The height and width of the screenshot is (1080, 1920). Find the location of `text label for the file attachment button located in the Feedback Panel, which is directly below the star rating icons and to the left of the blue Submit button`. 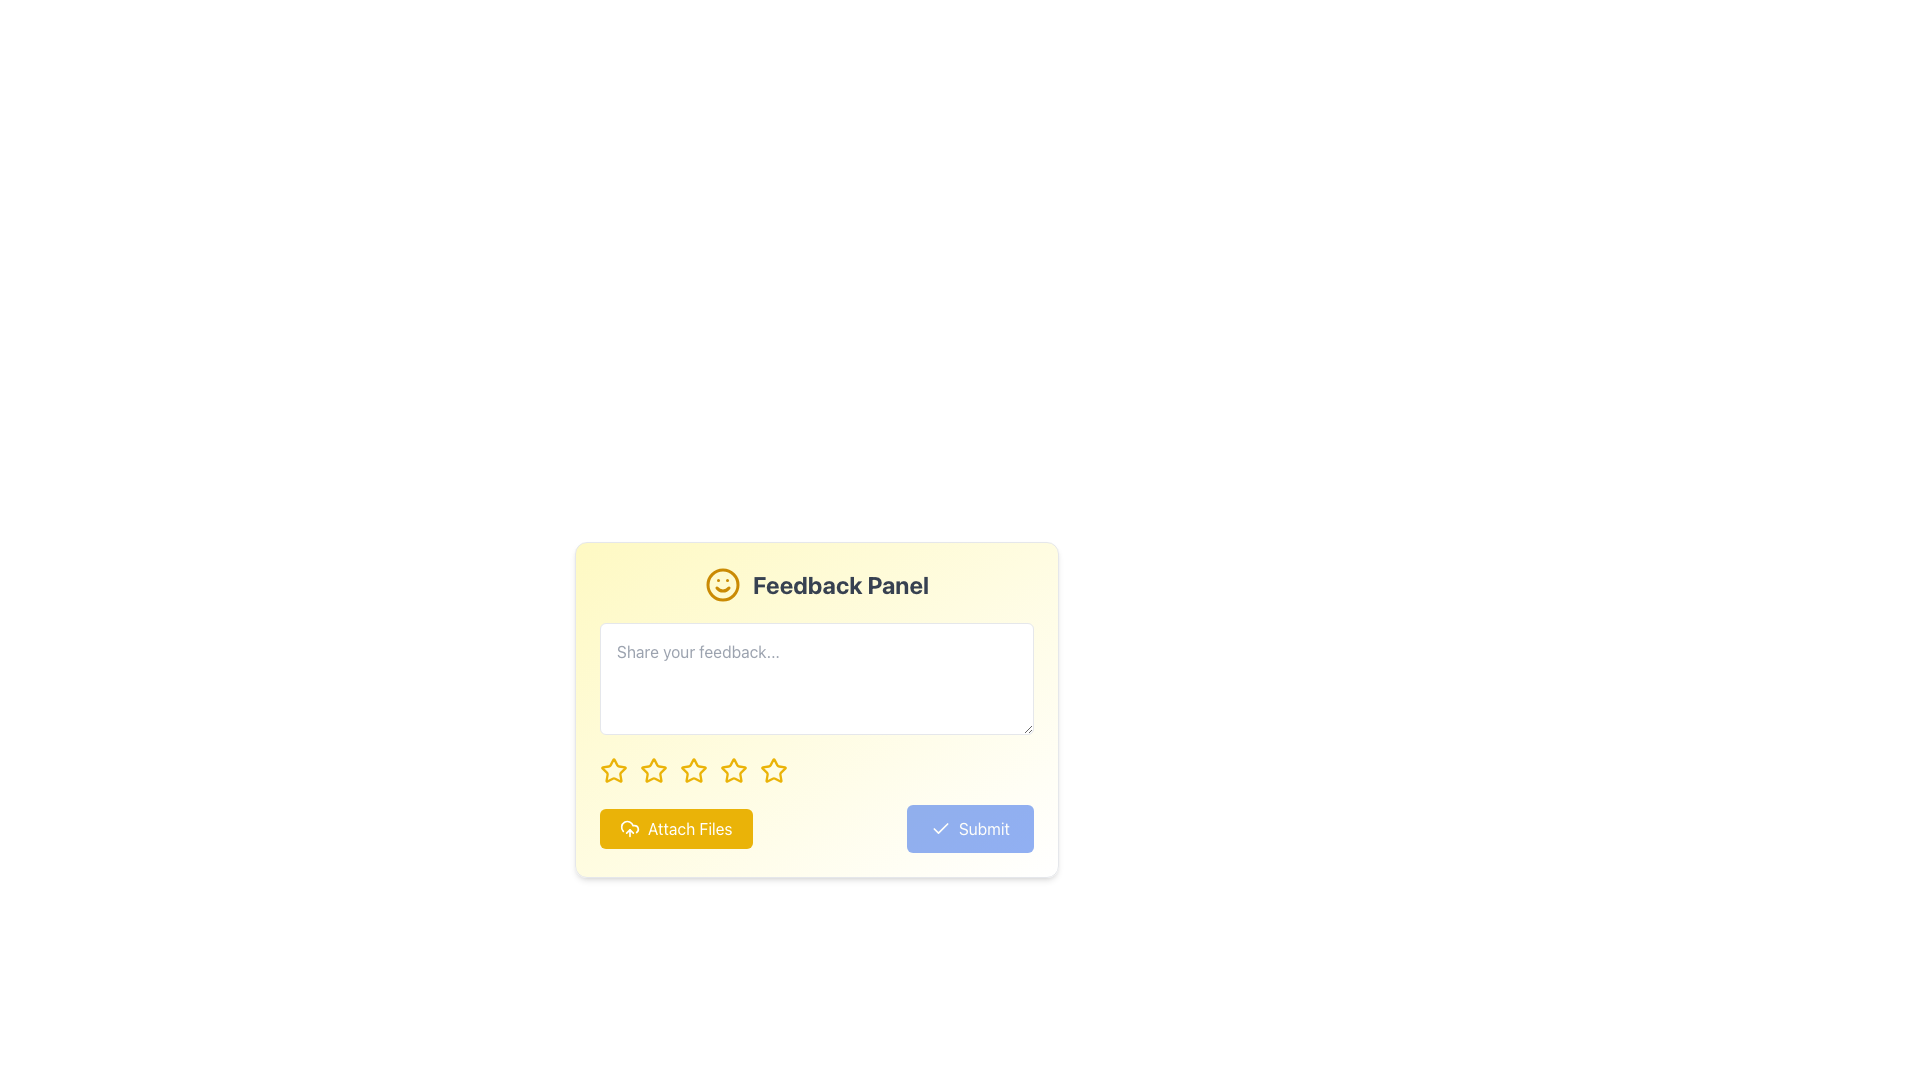

text label for the file attachment button located in the Feedback Panel, which is directly below the star rating icons and to the left of the blue Submit button is located at coordinates (690, 829).